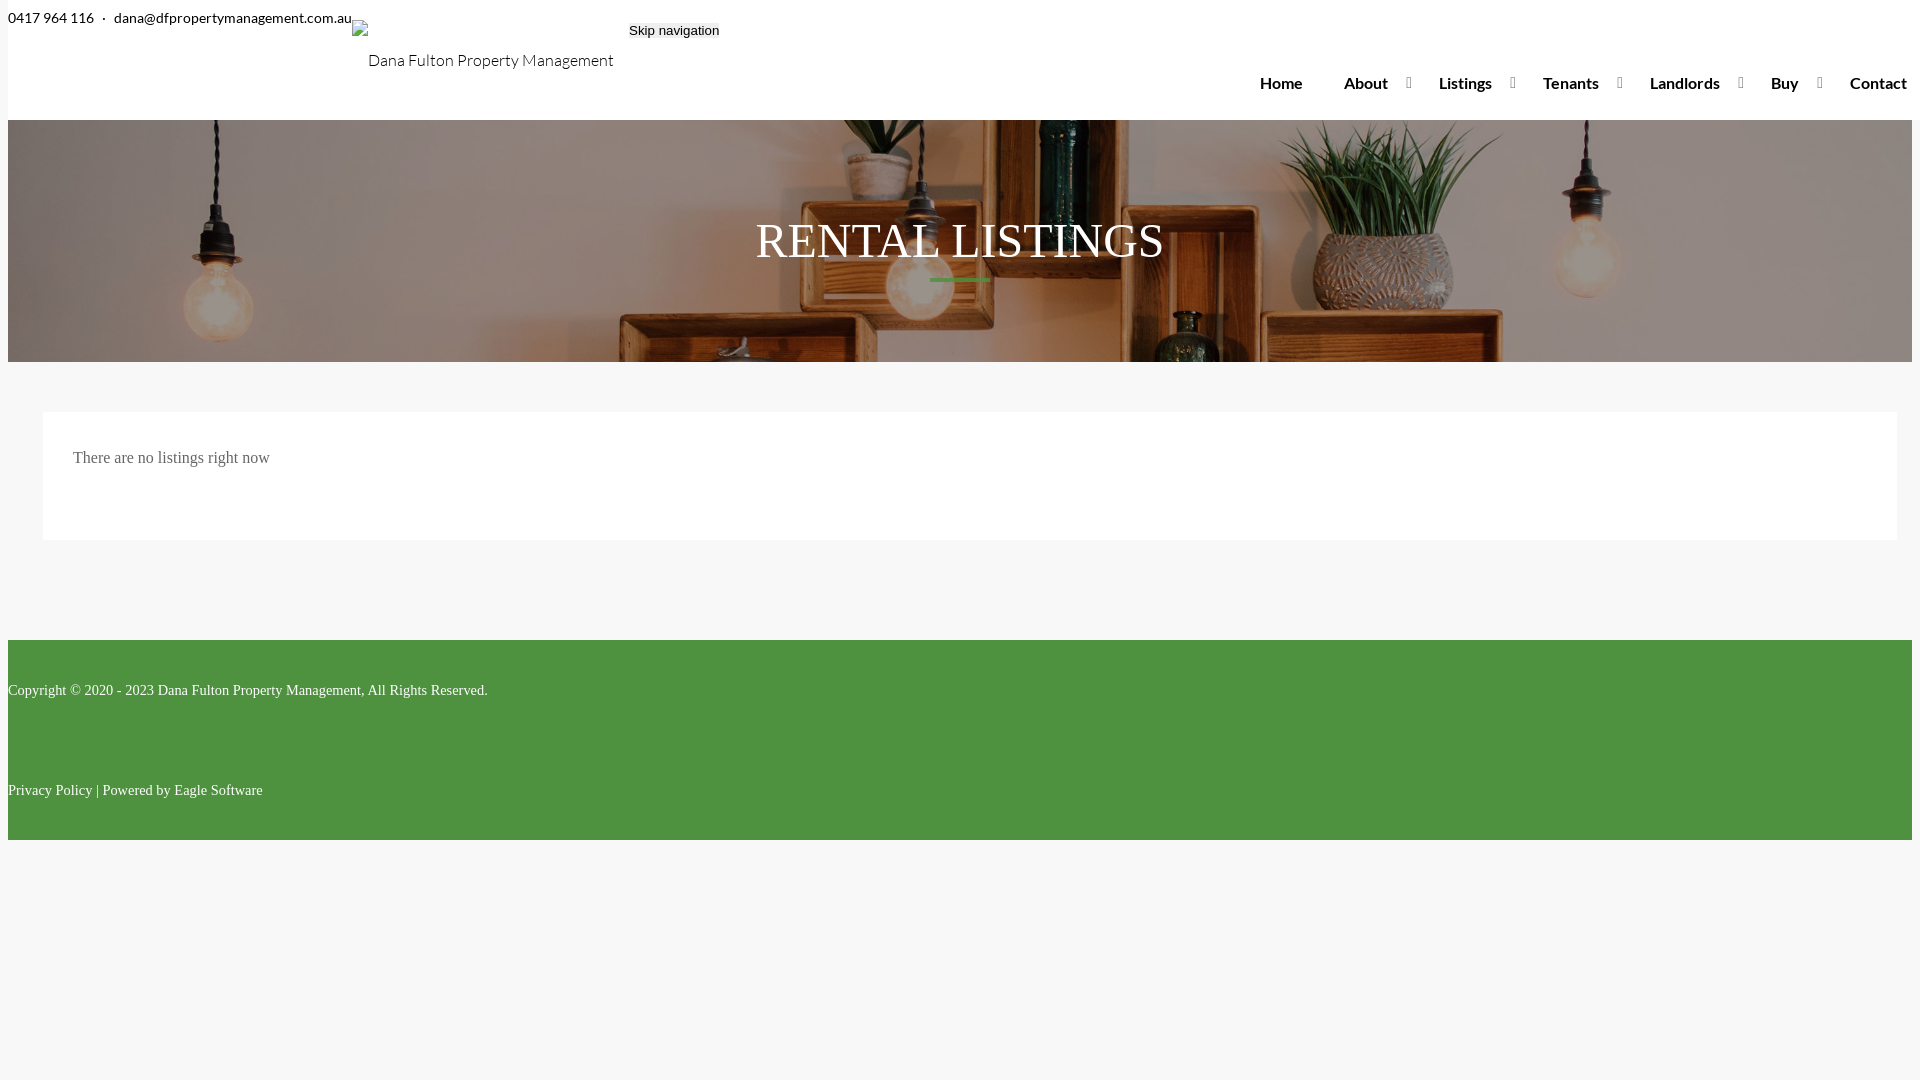 Image resolution: width=1920 pixels, height=1080 pixels. Describe the element at coordinates (51, 17) in the screenshot. I see `'0417 964 116'` at that location.